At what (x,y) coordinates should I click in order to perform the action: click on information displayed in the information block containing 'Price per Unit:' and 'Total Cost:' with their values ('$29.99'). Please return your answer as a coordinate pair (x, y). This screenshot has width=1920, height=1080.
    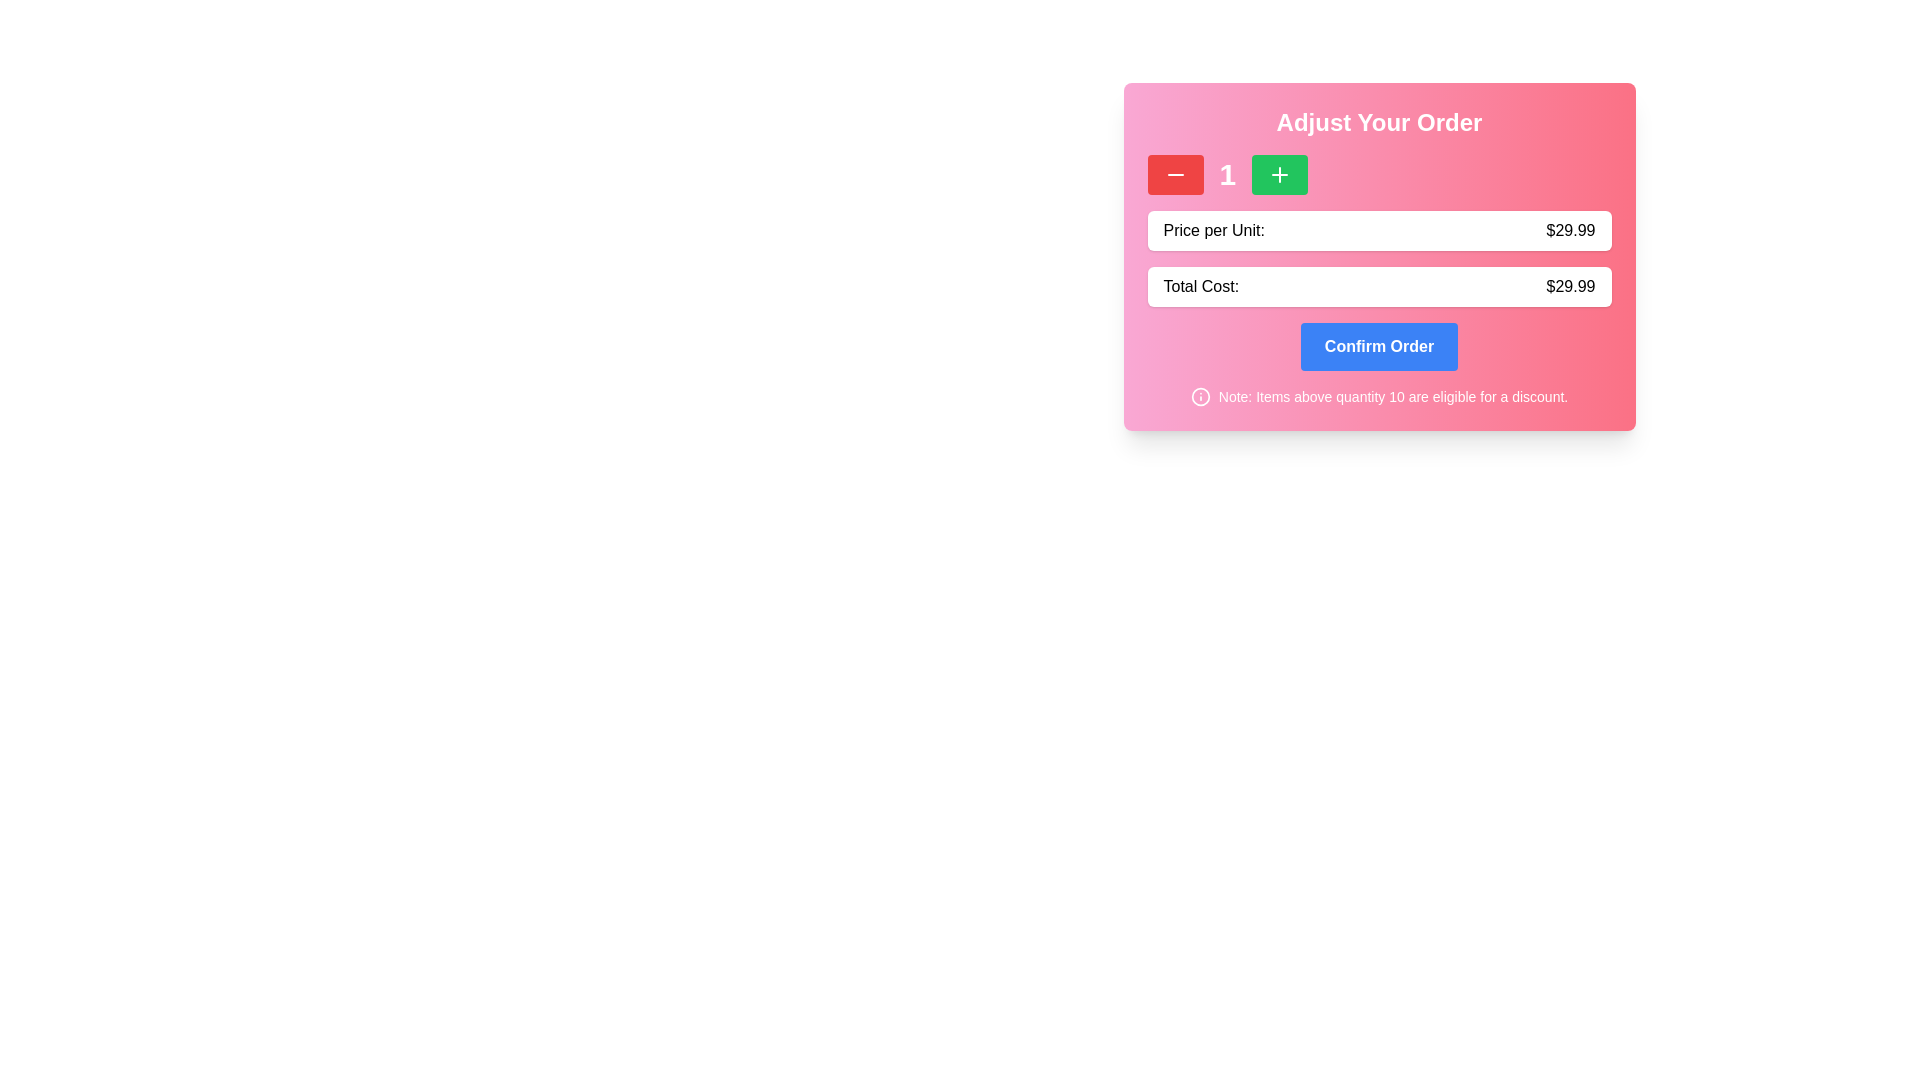
    Looking at the image, I should click on (1378, 281).